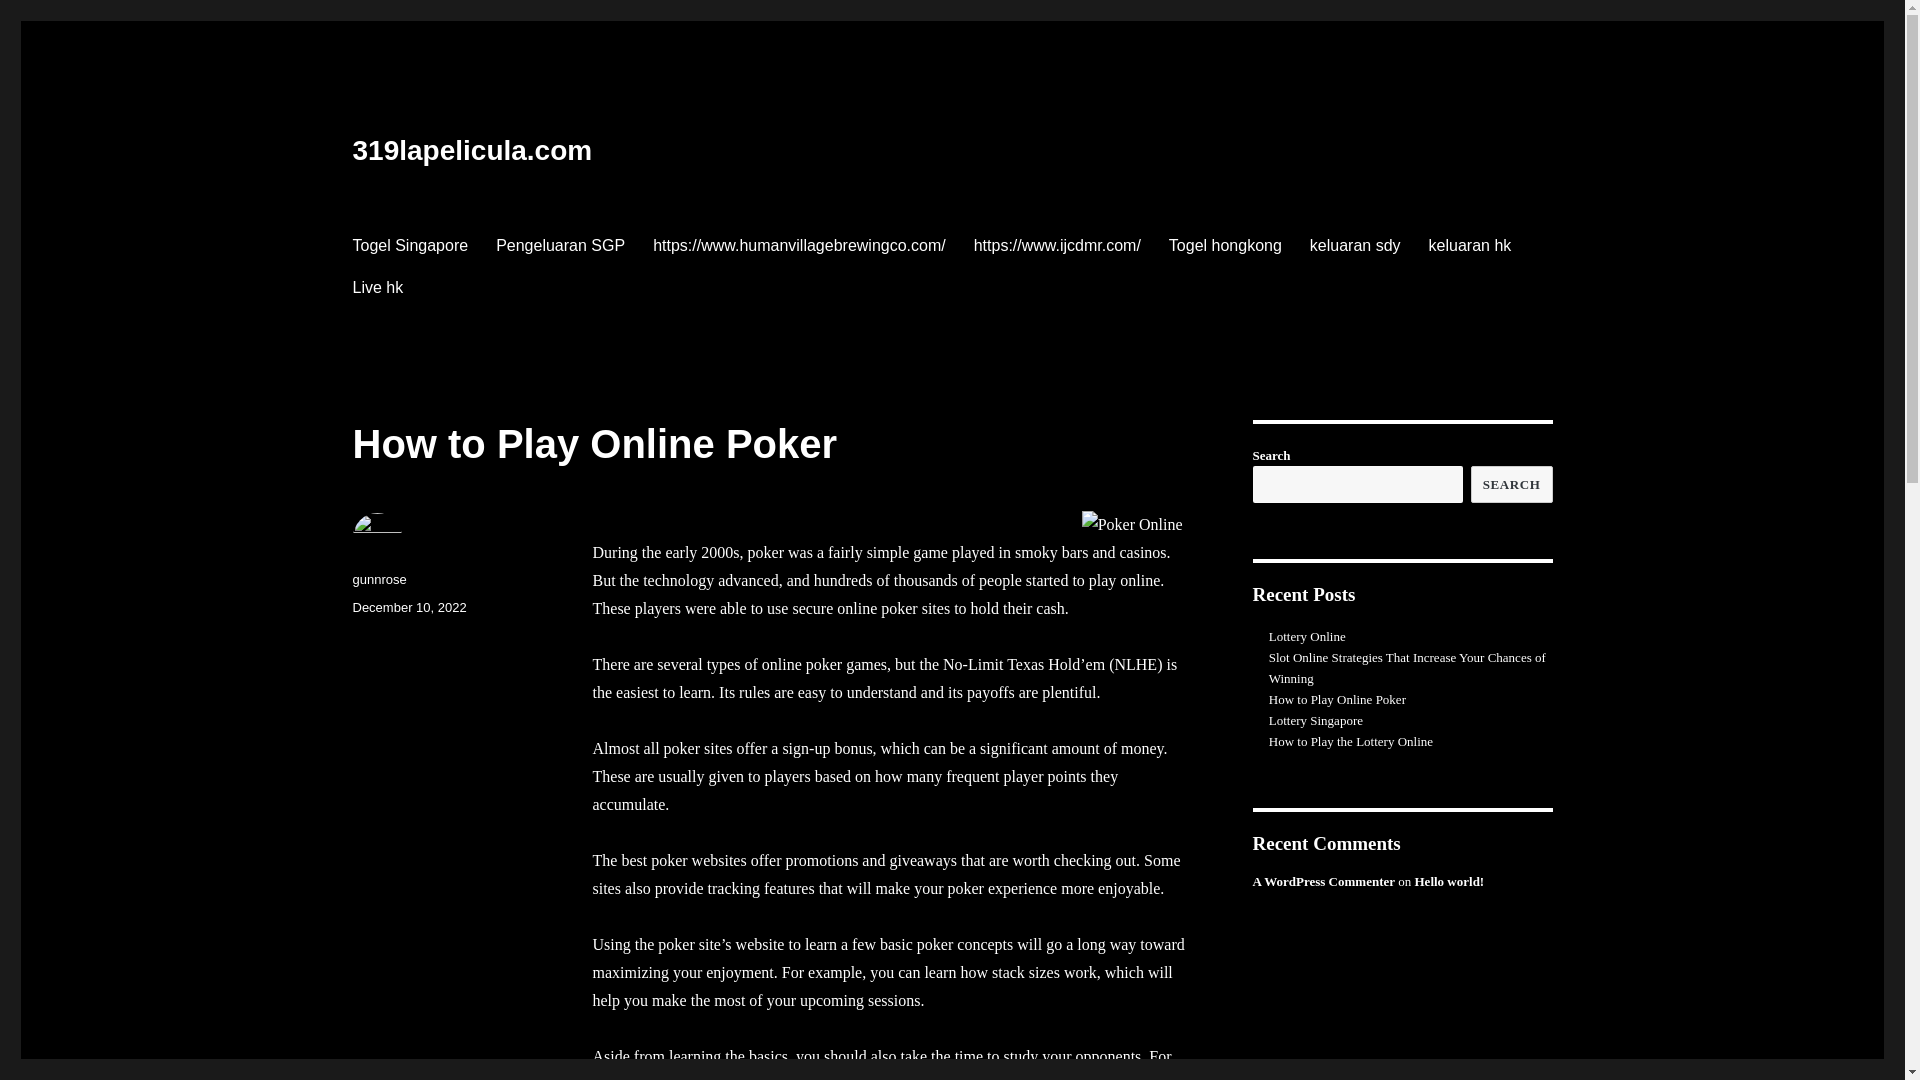  I want to click on 'keluaran sdy', so click(1355, 244).